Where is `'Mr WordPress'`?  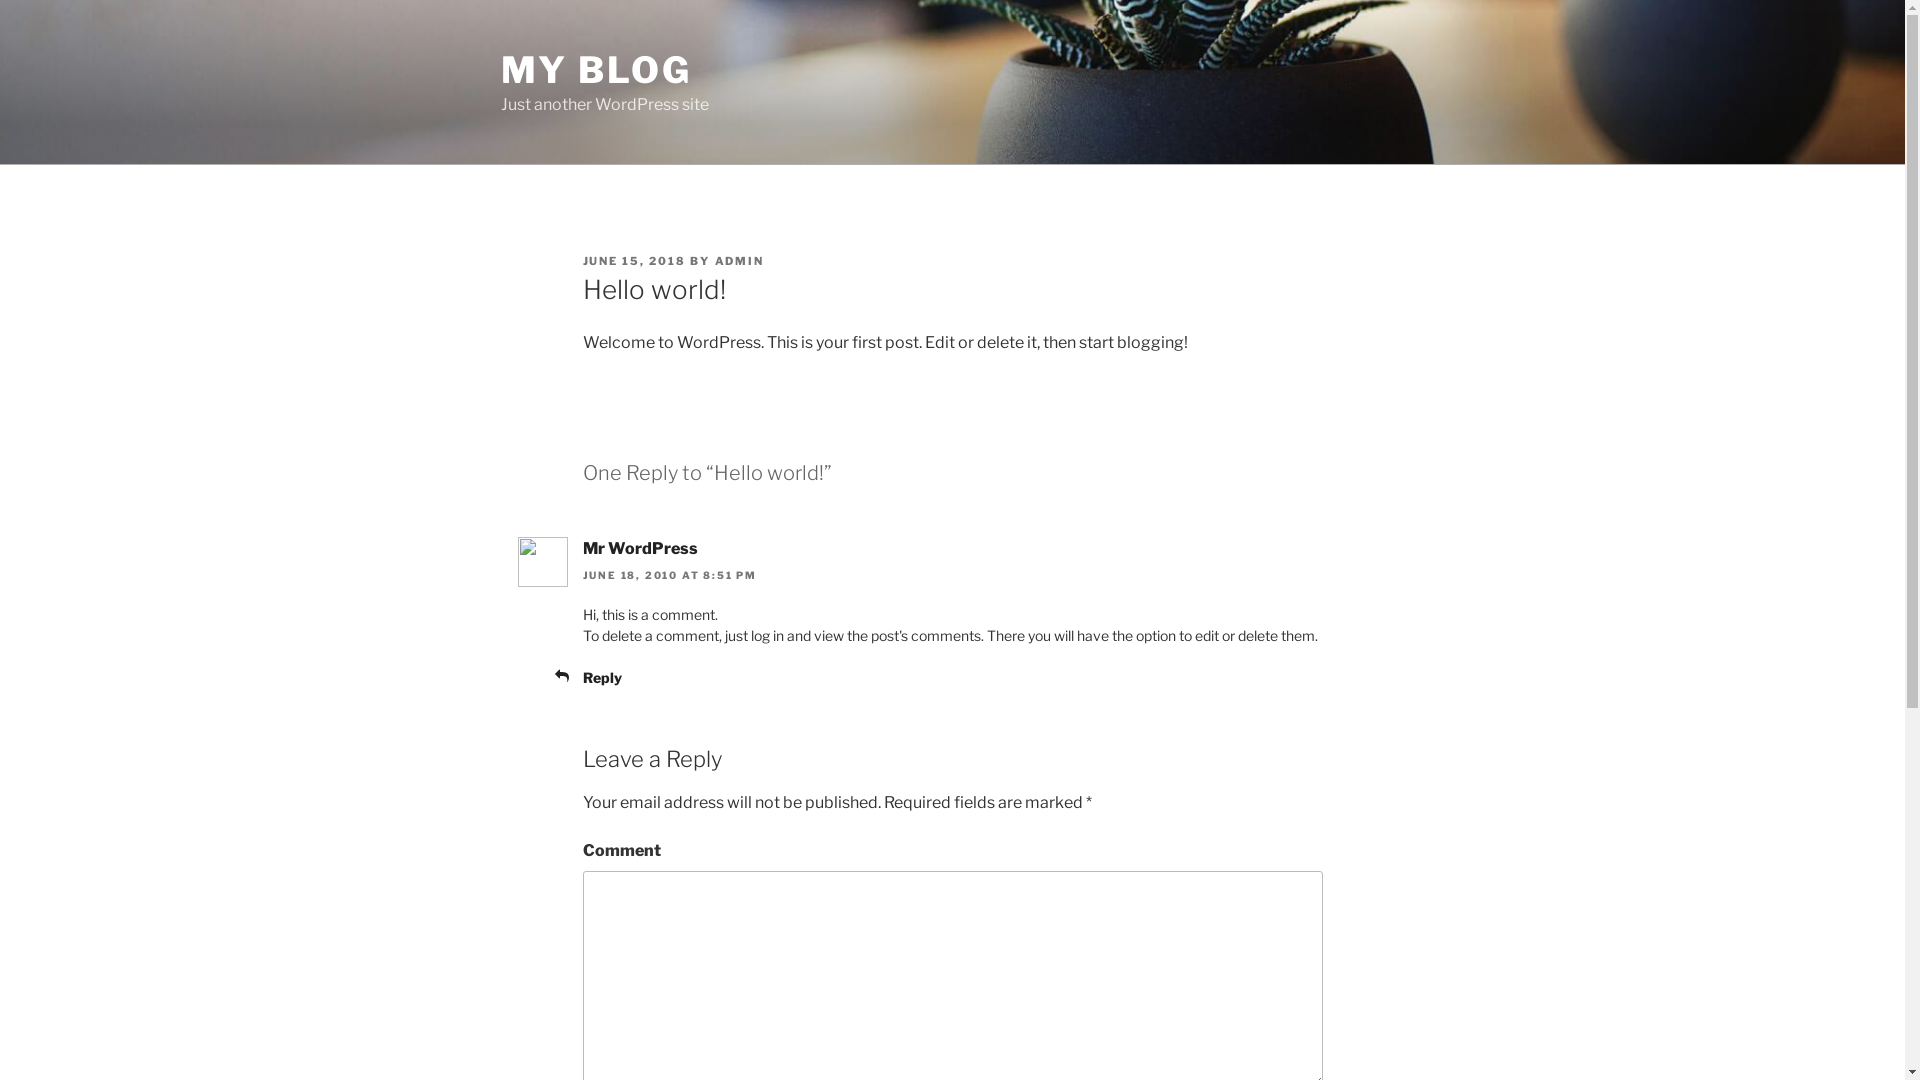 'Mr WordPress' is located at coordinates (638, 548).